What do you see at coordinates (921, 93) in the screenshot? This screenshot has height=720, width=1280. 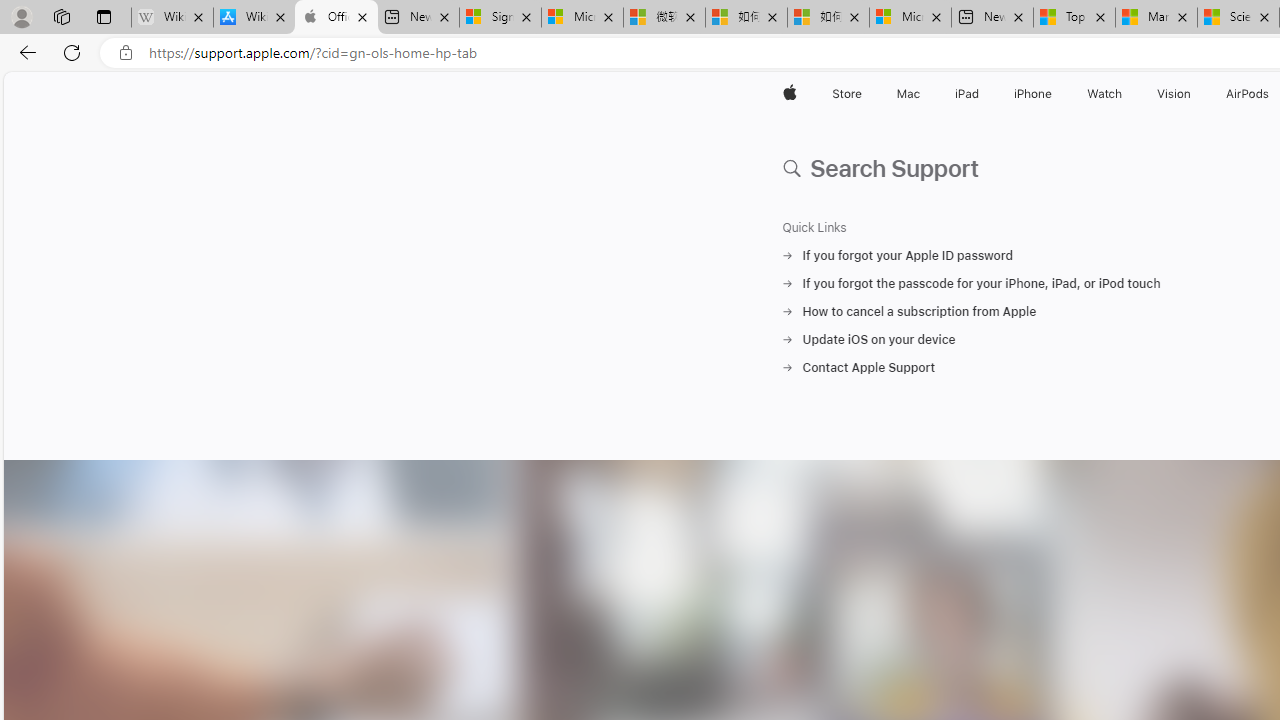 I see `'Mac menu'` at bounding box center [921, 93].